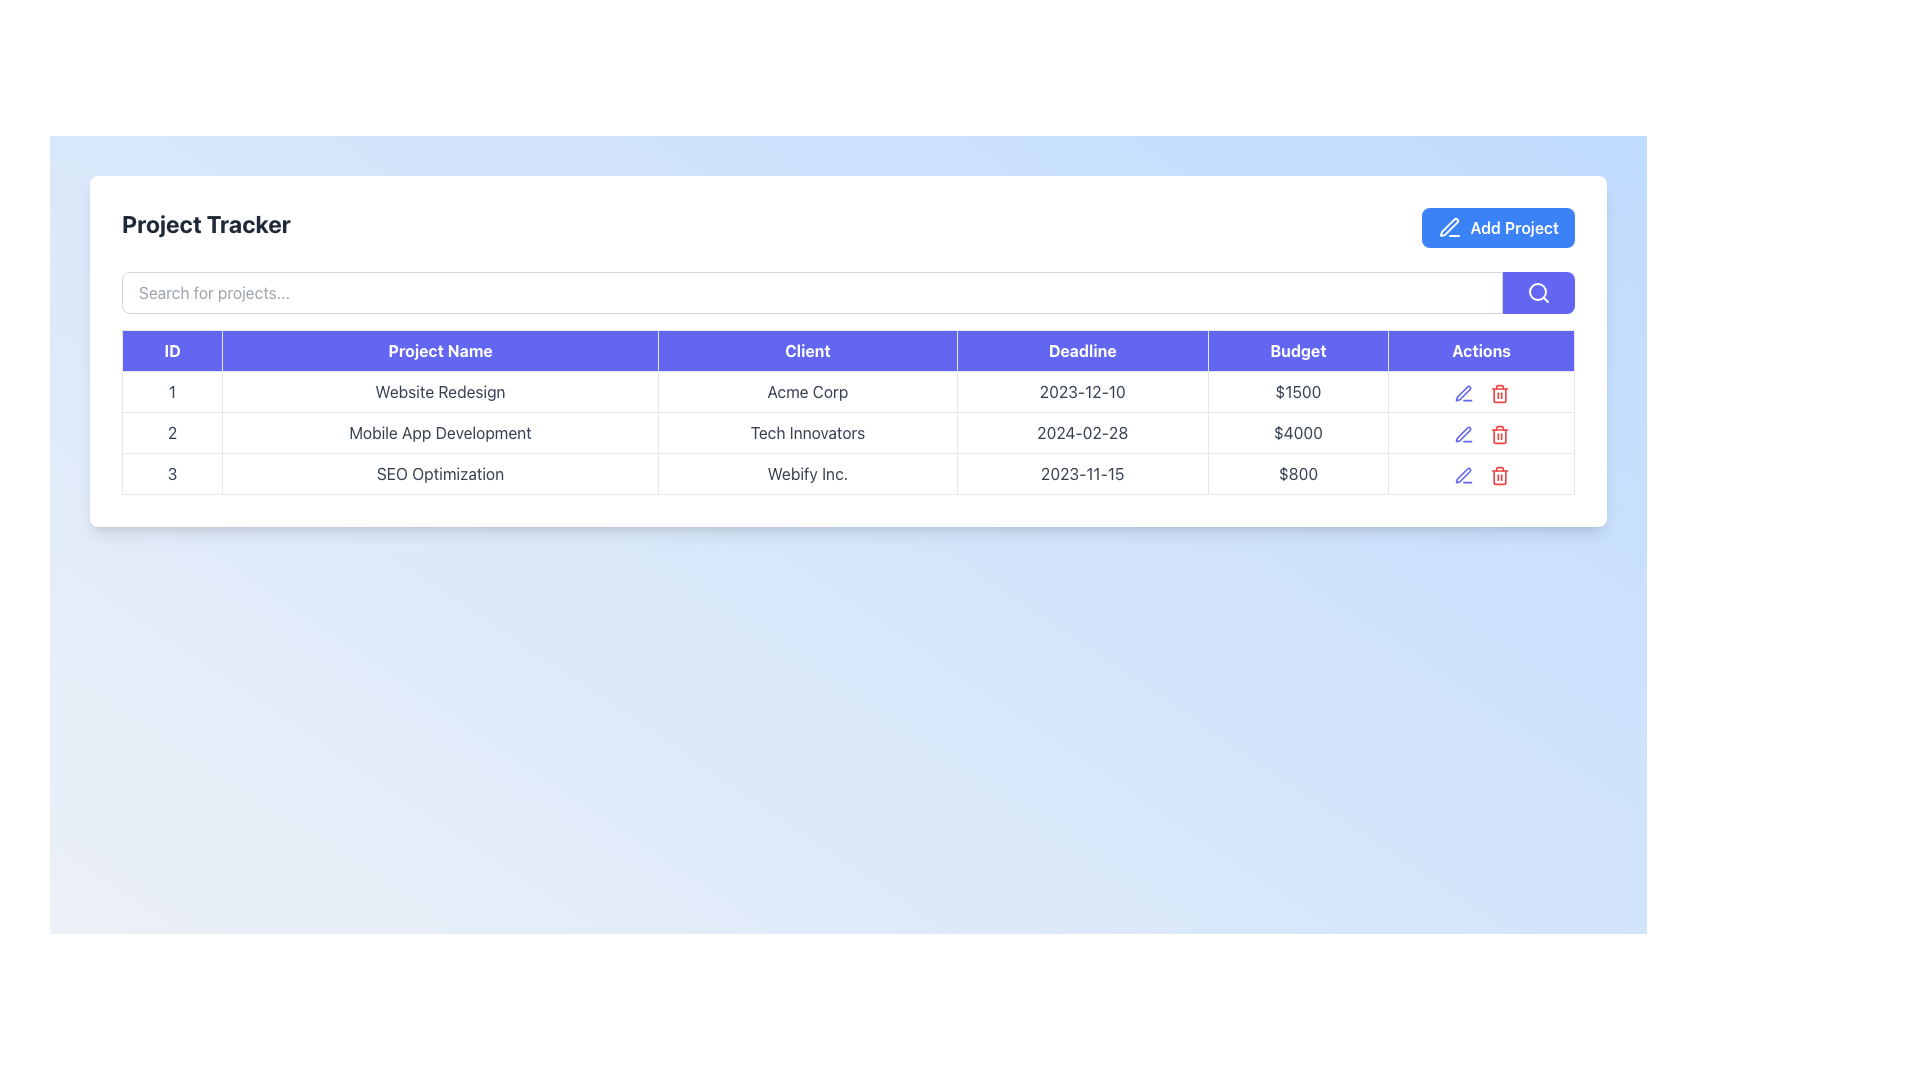 This screenshot has height=1080, width=1920. I want to click on the text label displaying the number '1' which is located in the first column of the first row under the 'ID' header of a data table, so click(172, 392).